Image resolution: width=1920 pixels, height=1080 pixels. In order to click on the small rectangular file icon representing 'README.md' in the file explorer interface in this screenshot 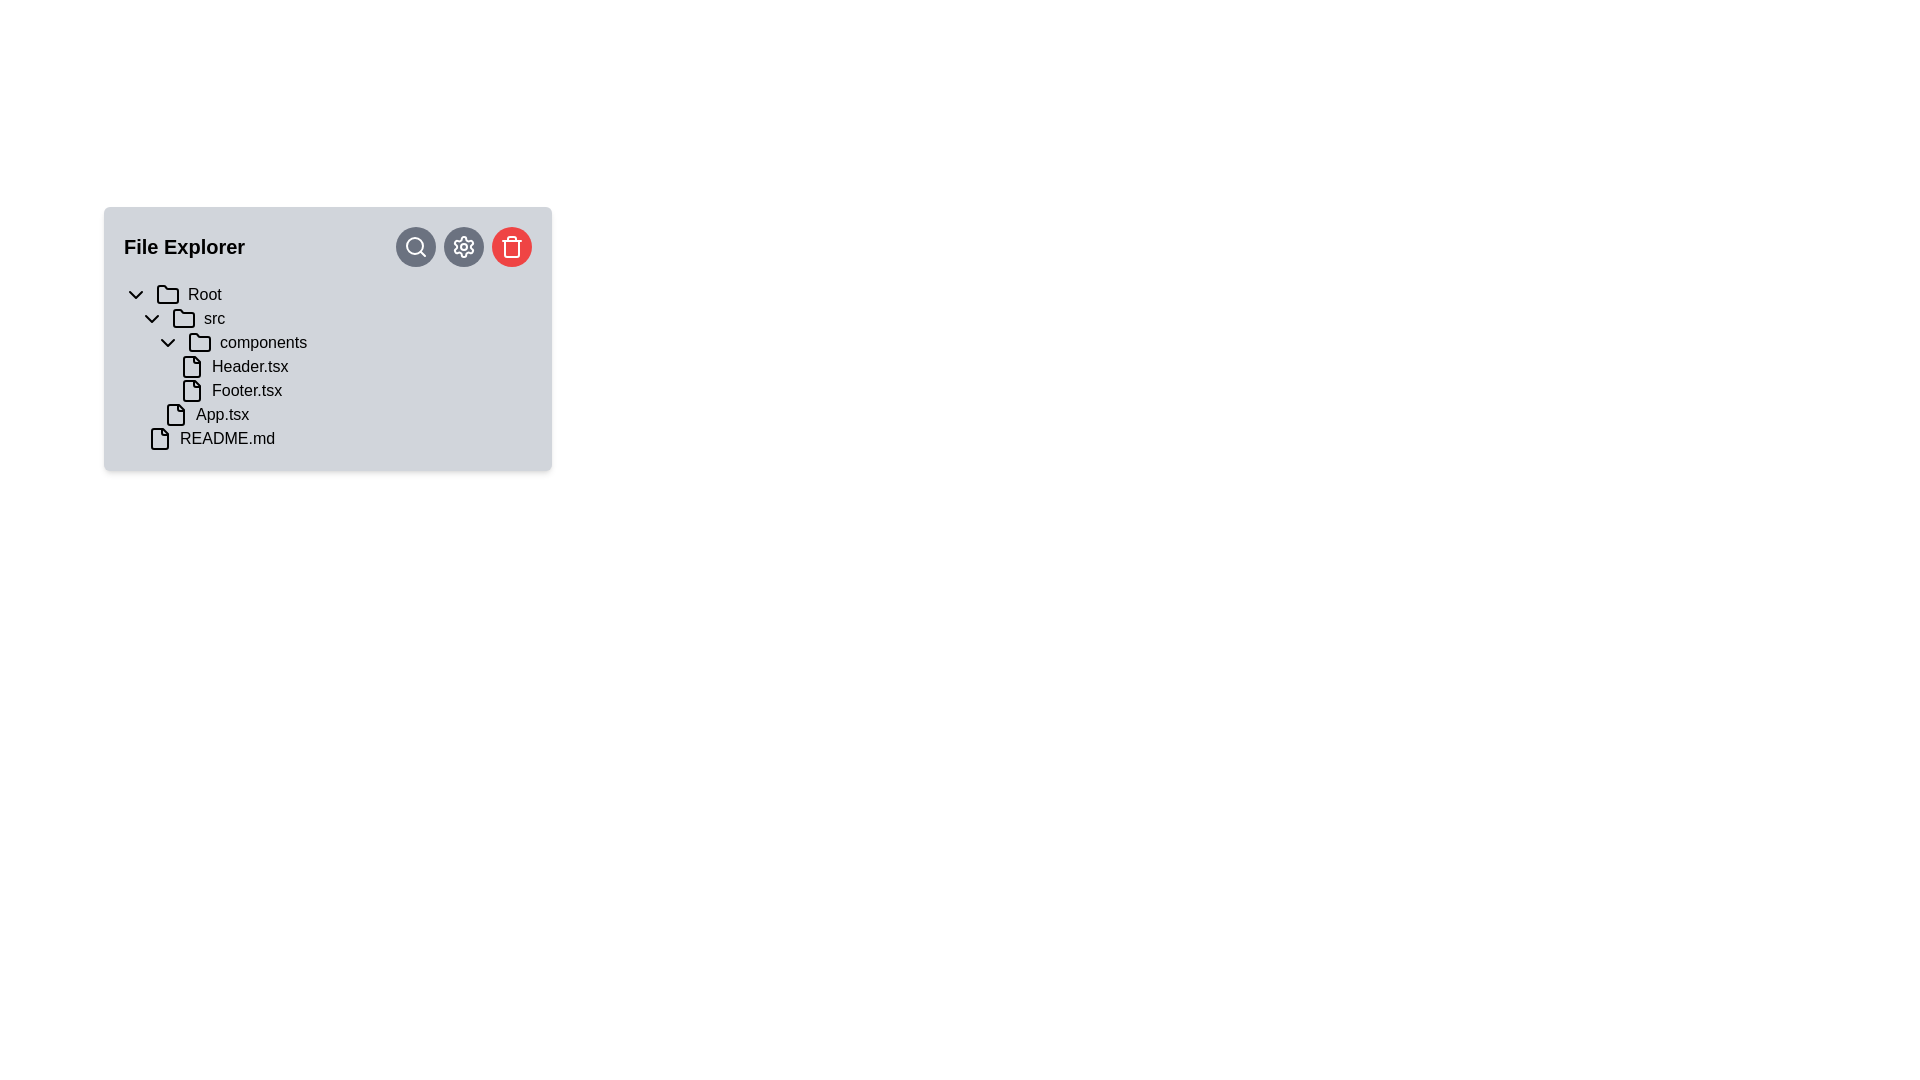, I will do `click(158, 438)`.